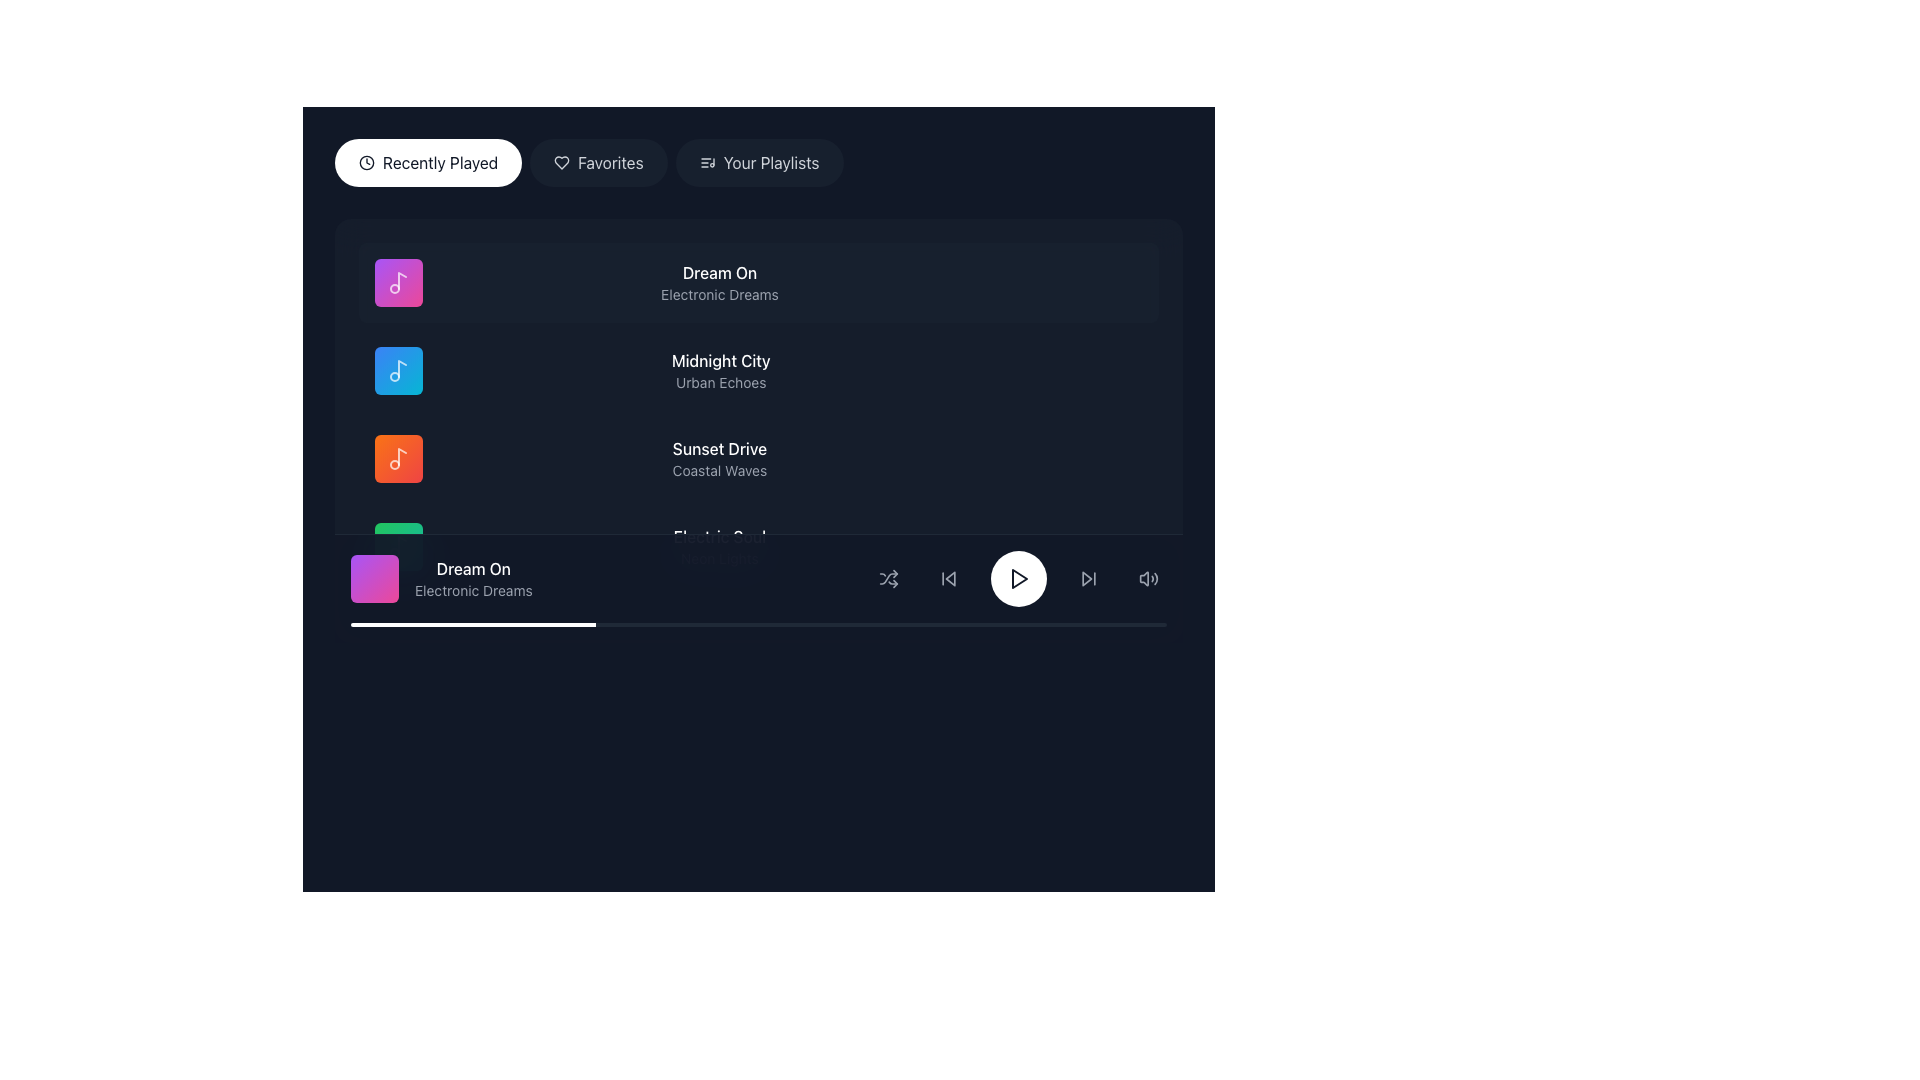 The width and height of the screenshot is (1920, 1080). Describe the element at coordinates (398, 370) in the screenshot. I see `the music icon representing the song 'Midnight City' located in the second position under 'Recently Played'` at that location.